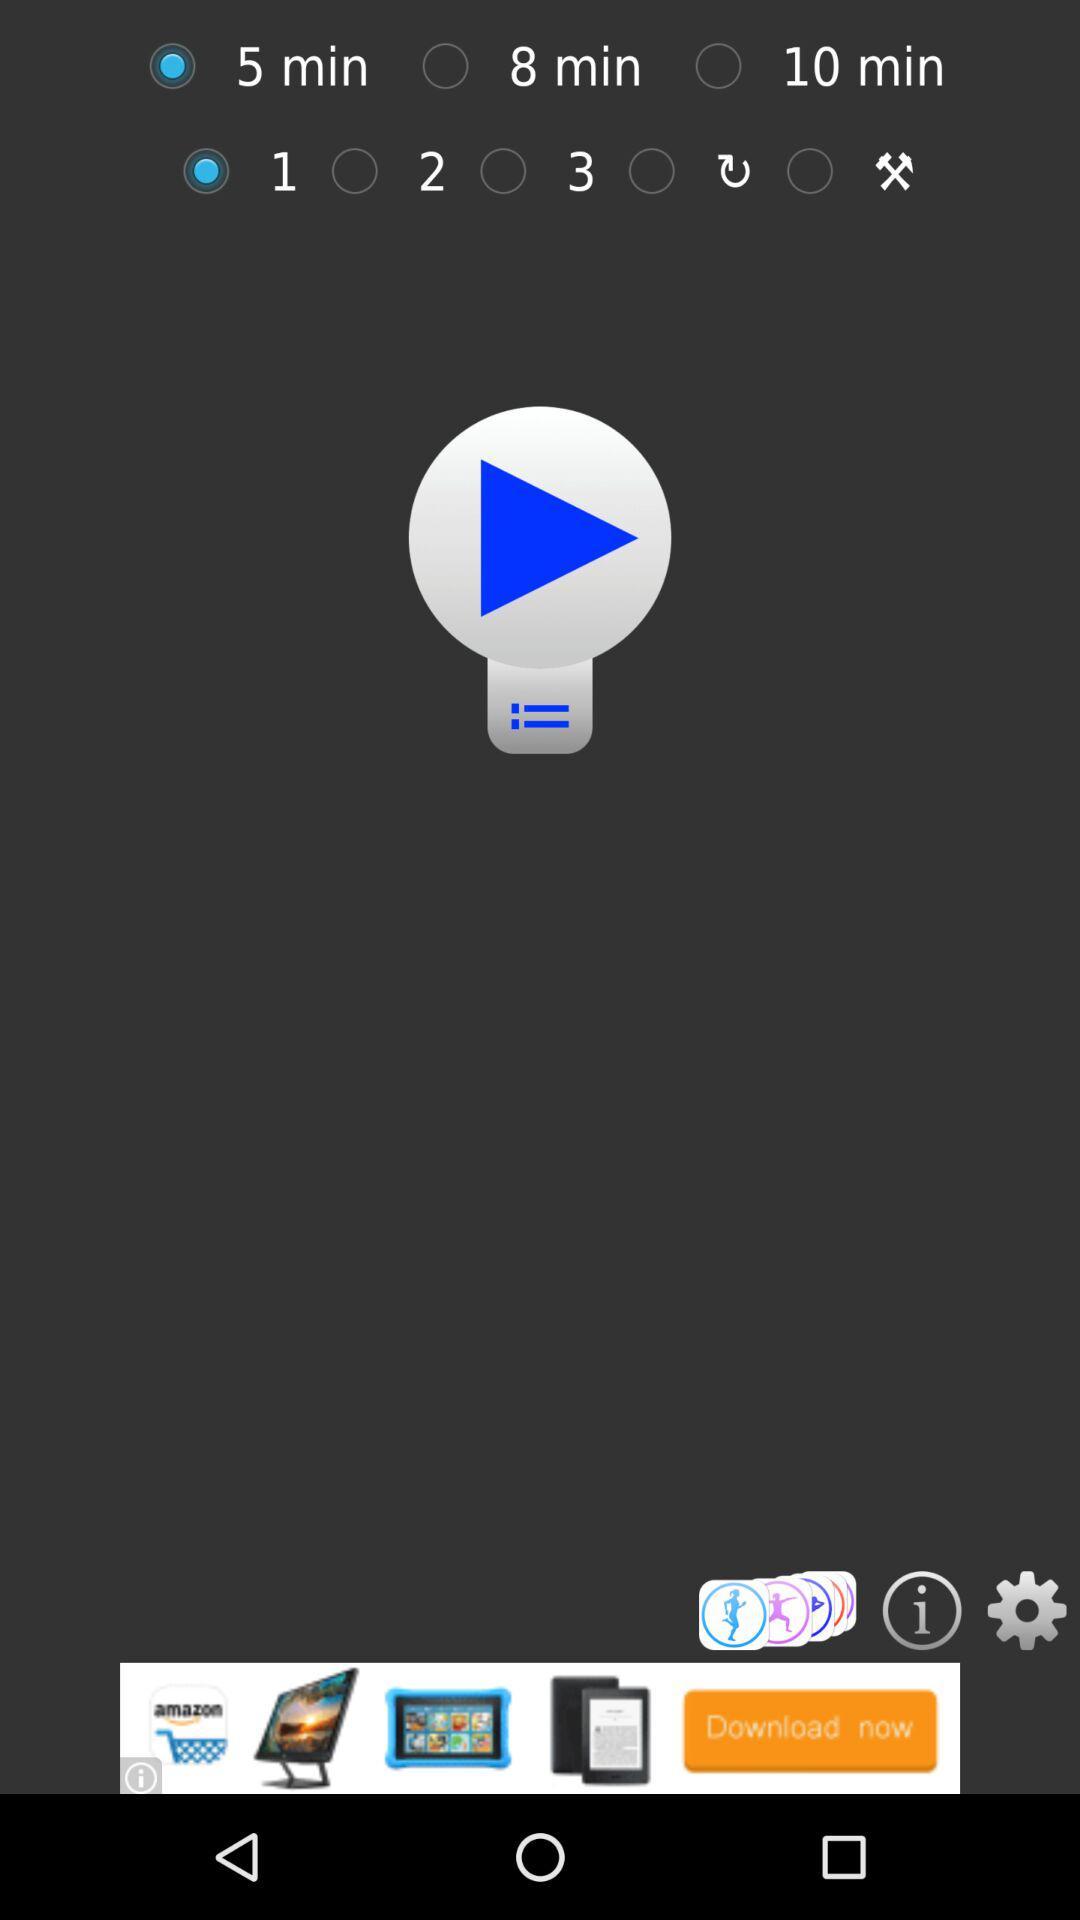  I want to click on the radio button beside the text 5 min, so click(183, 66).